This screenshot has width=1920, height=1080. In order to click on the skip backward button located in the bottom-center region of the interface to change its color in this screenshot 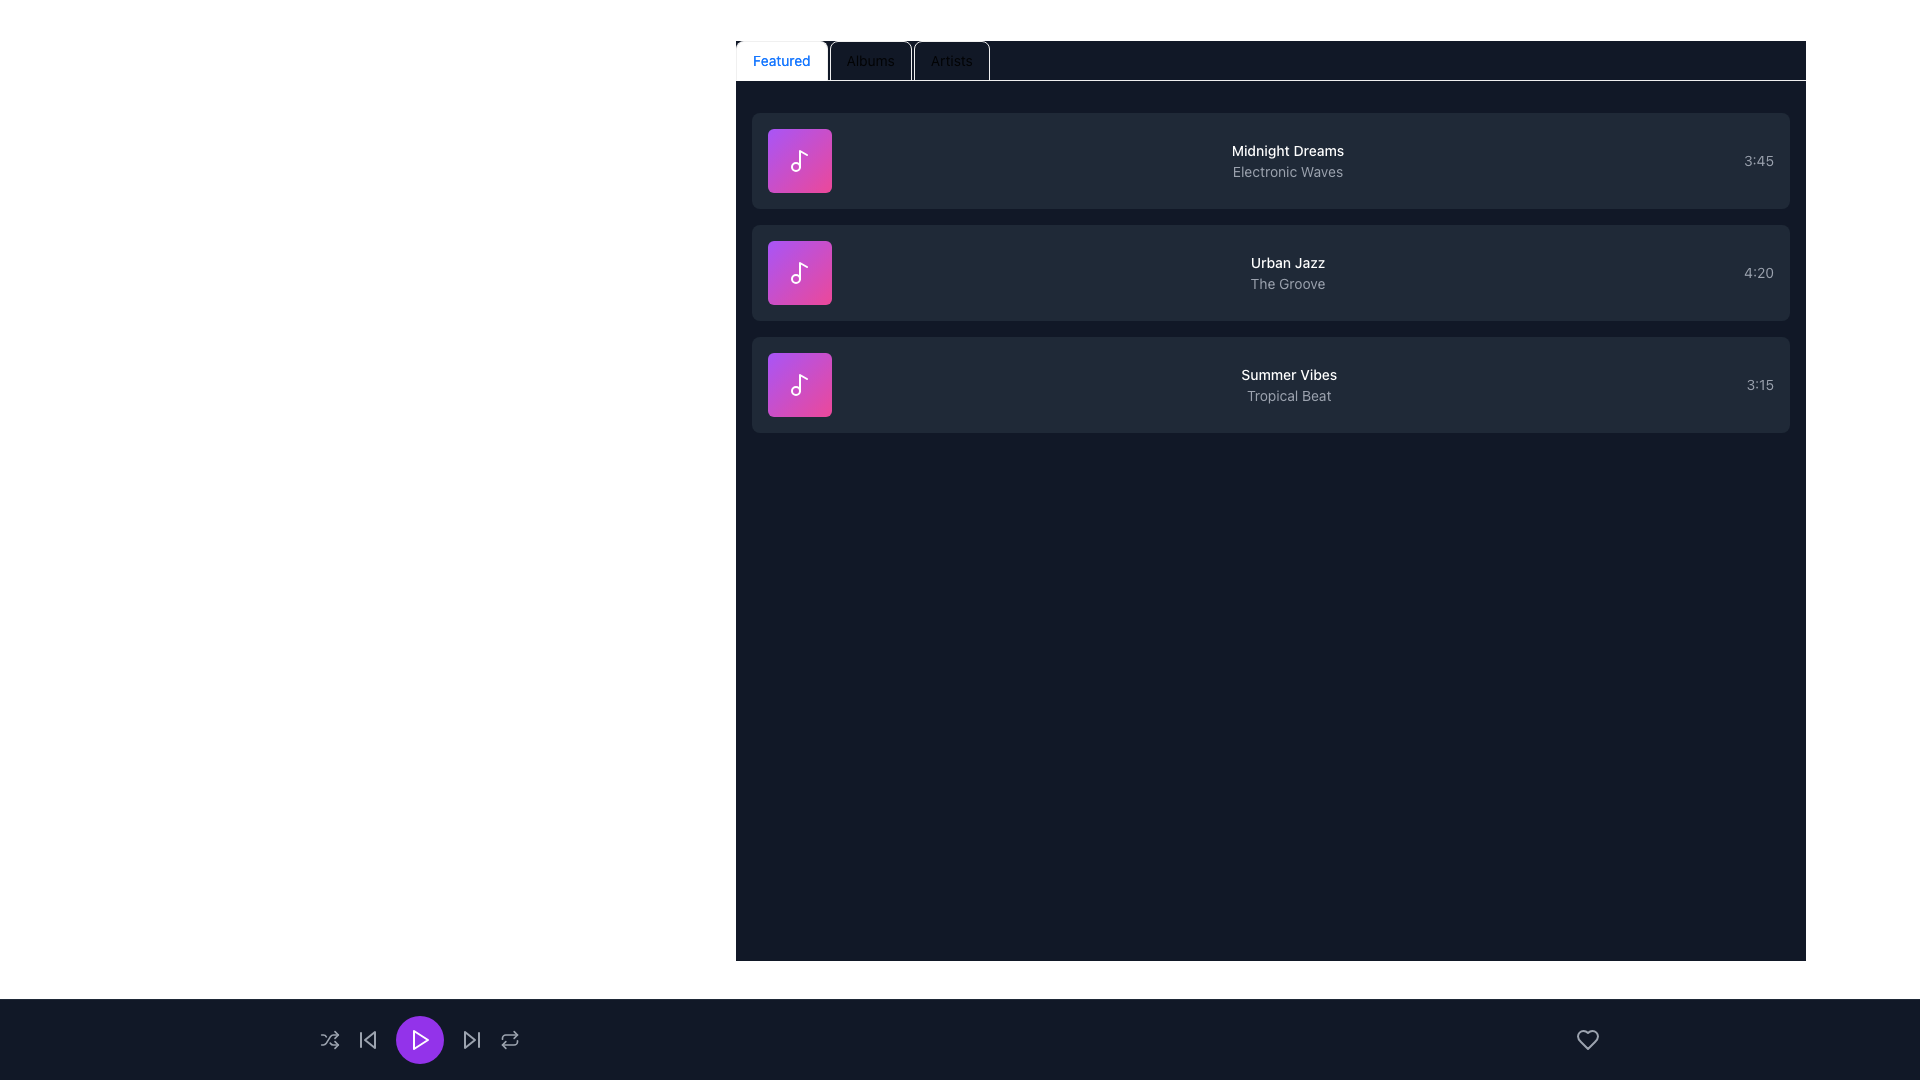, I will do `click(368, 1039)`.